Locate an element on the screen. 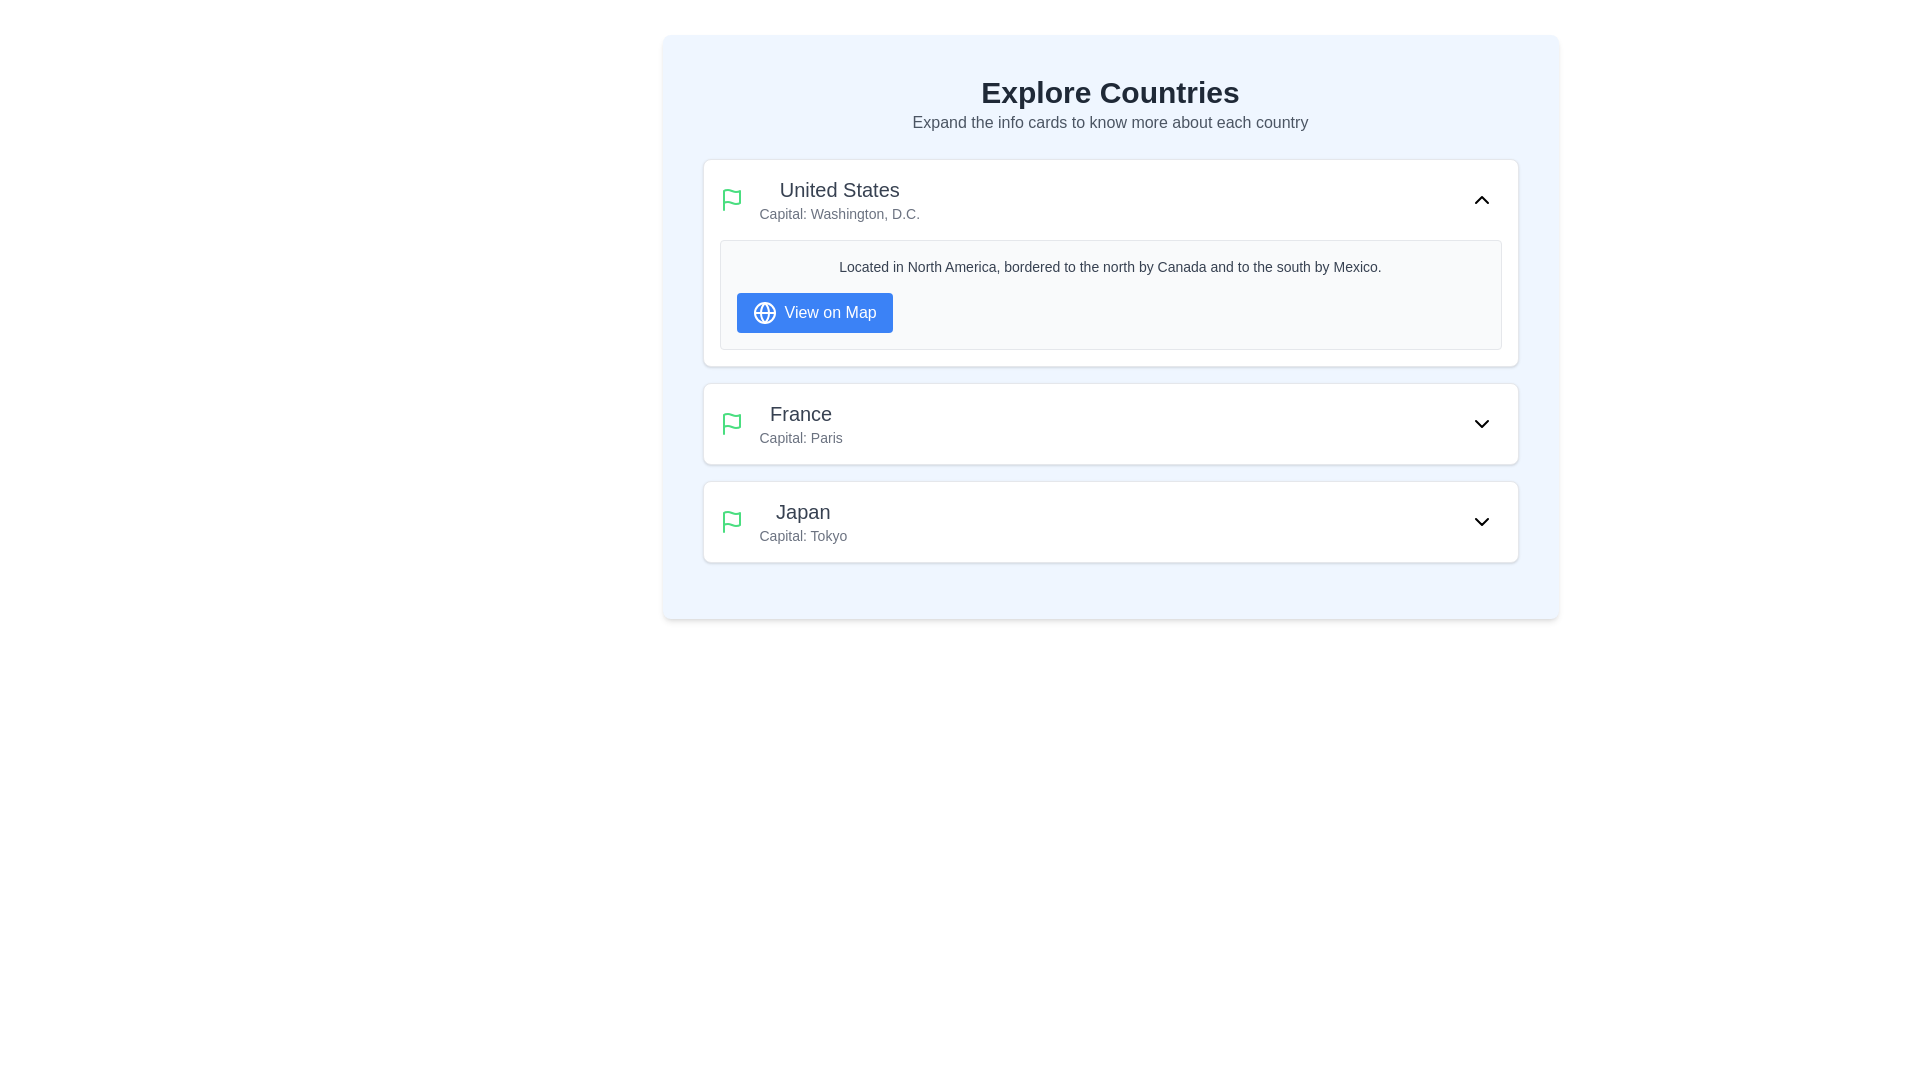  the text label displaying 'Capital: Tokyo', which is a small gray font located beneath the title 'Japan' in the information card about Japan is located at coordinates (803, 535).